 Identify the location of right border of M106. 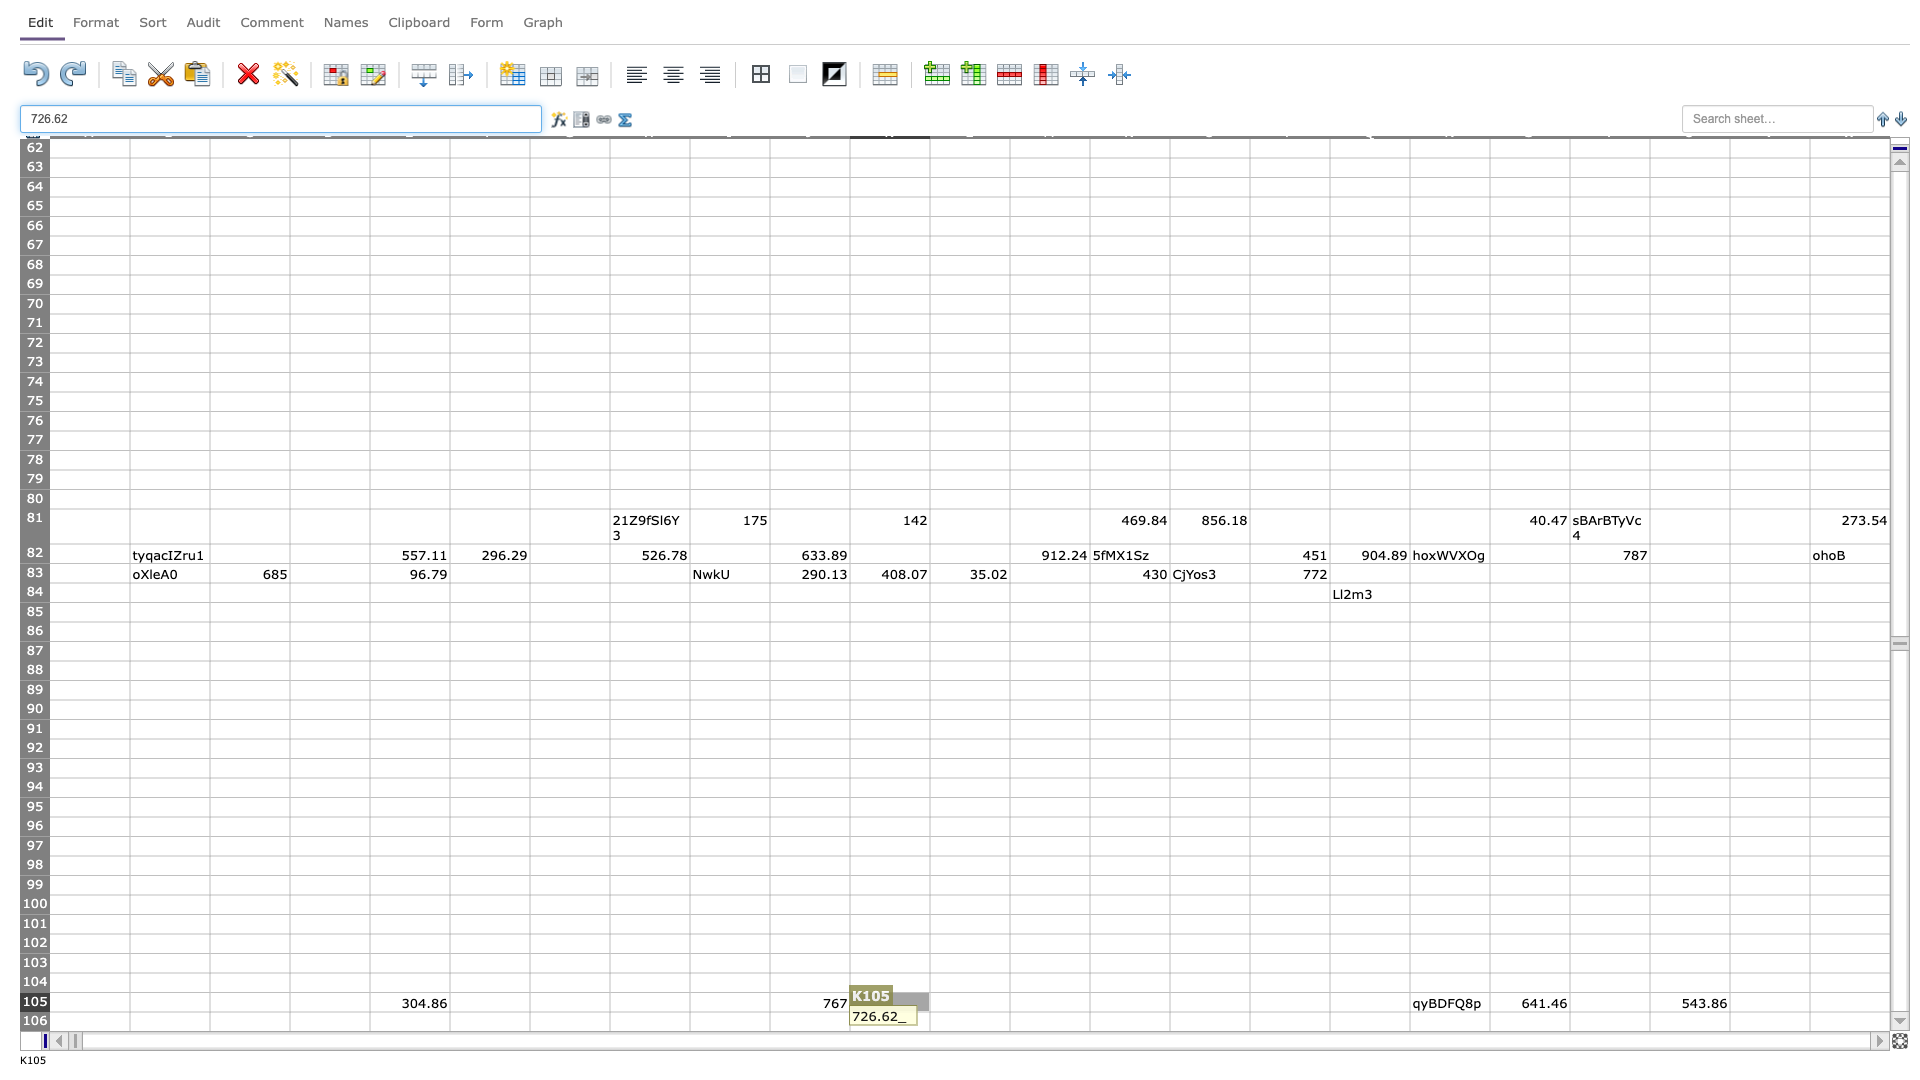
(1088, 1021).